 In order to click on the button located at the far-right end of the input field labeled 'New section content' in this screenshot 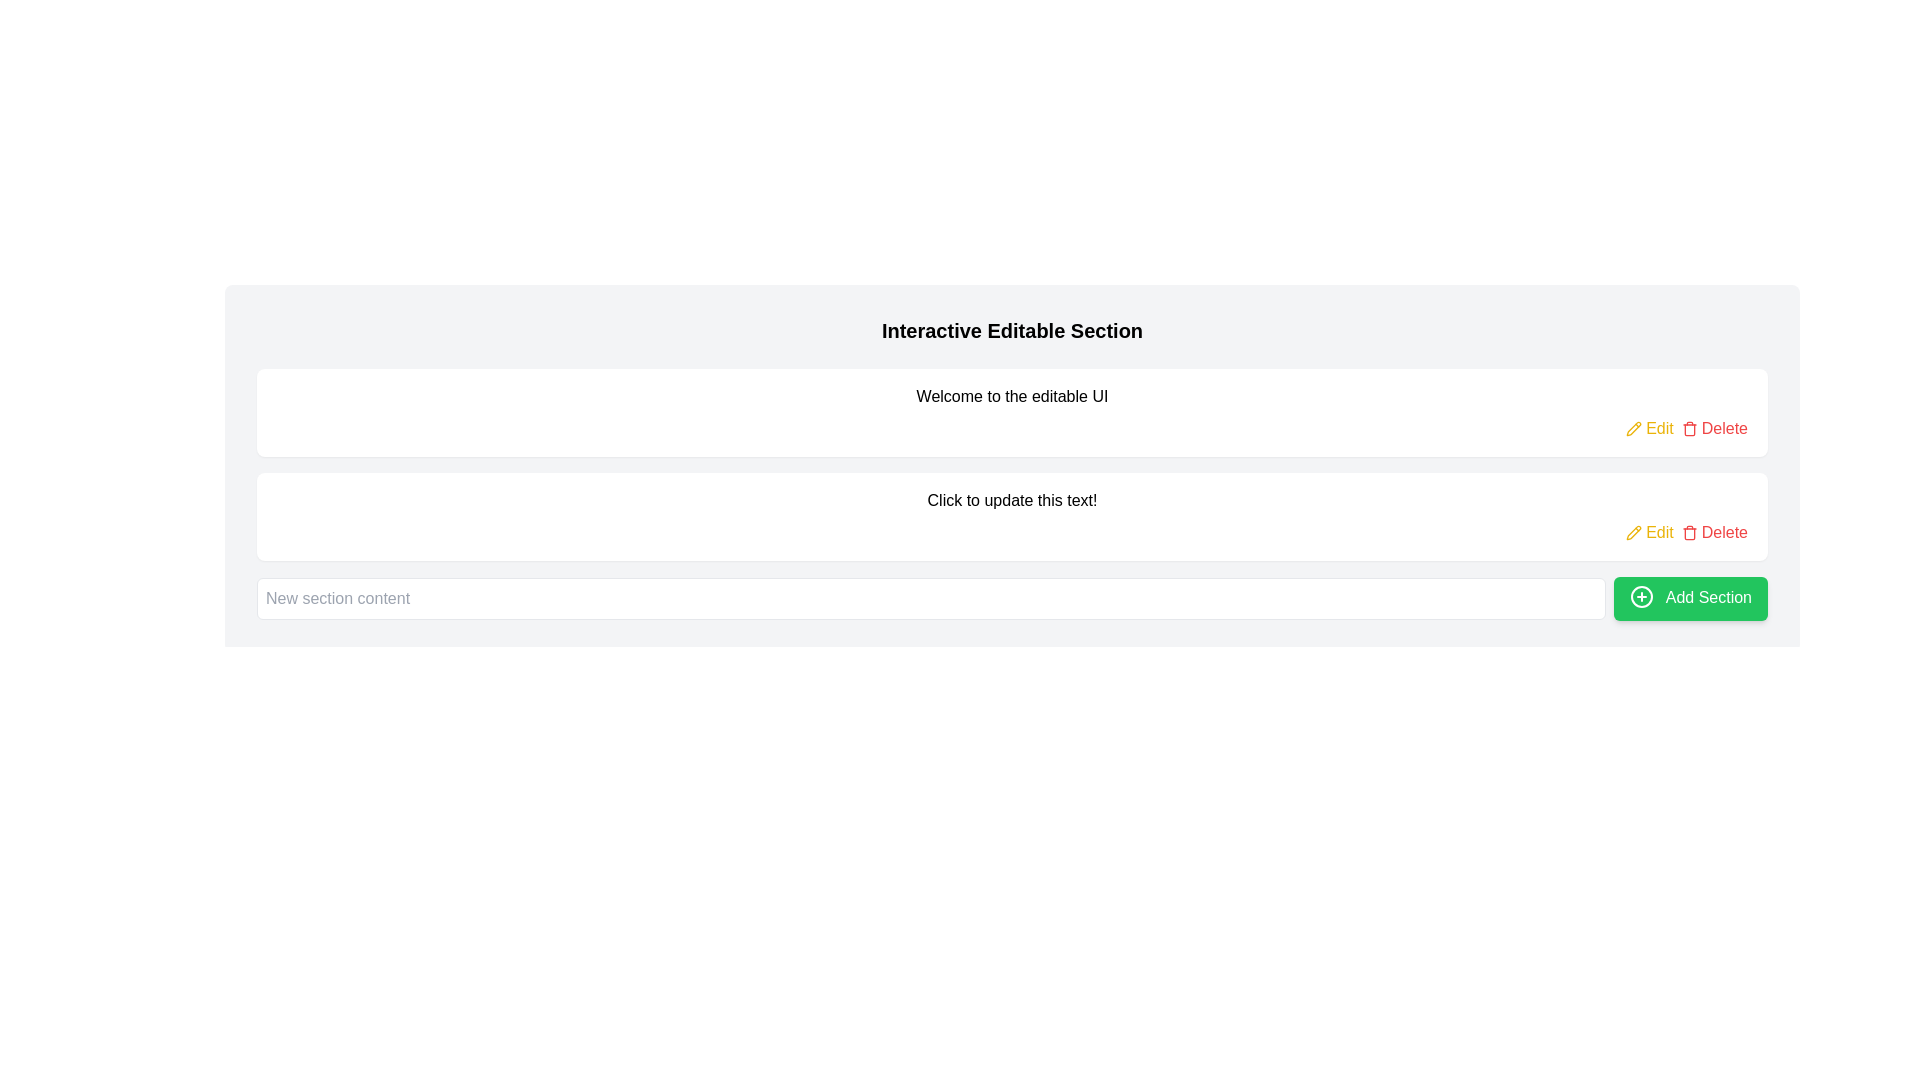, I will do `click(1690, 597)`.